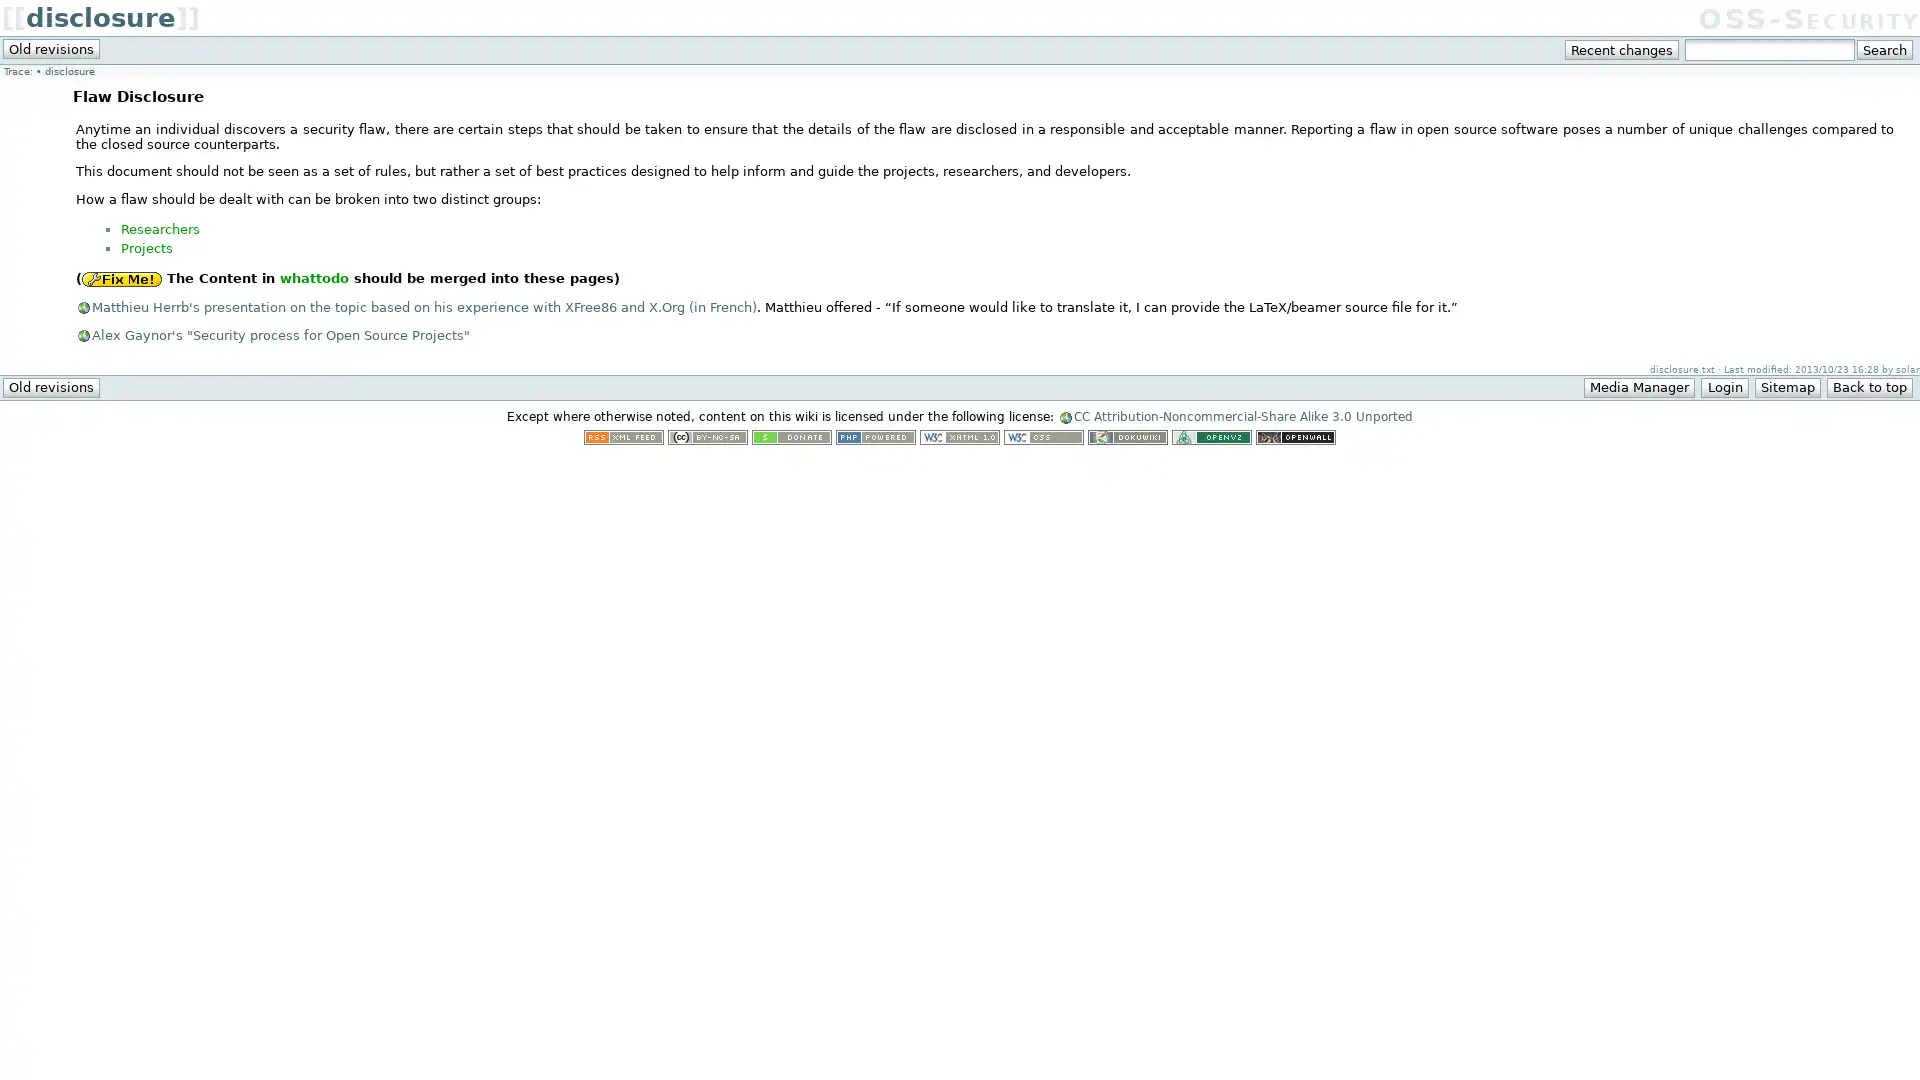 The width and height of the screenshot is (1920, 1080). What do you see at coordinates (1723, 387) in the screenshot?
I see `Login` at bounding box center [1723, 387].